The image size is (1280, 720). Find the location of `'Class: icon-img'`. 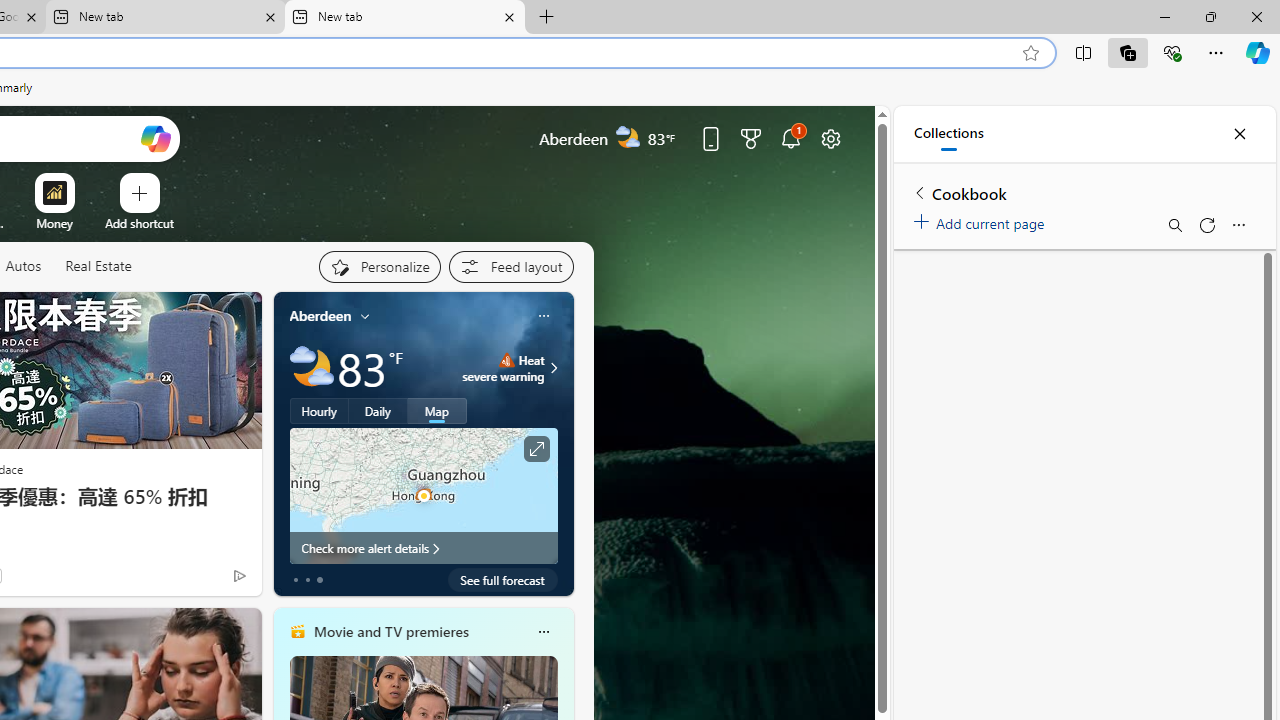

'Class: icon-img' is located at coordinates (543, 632).